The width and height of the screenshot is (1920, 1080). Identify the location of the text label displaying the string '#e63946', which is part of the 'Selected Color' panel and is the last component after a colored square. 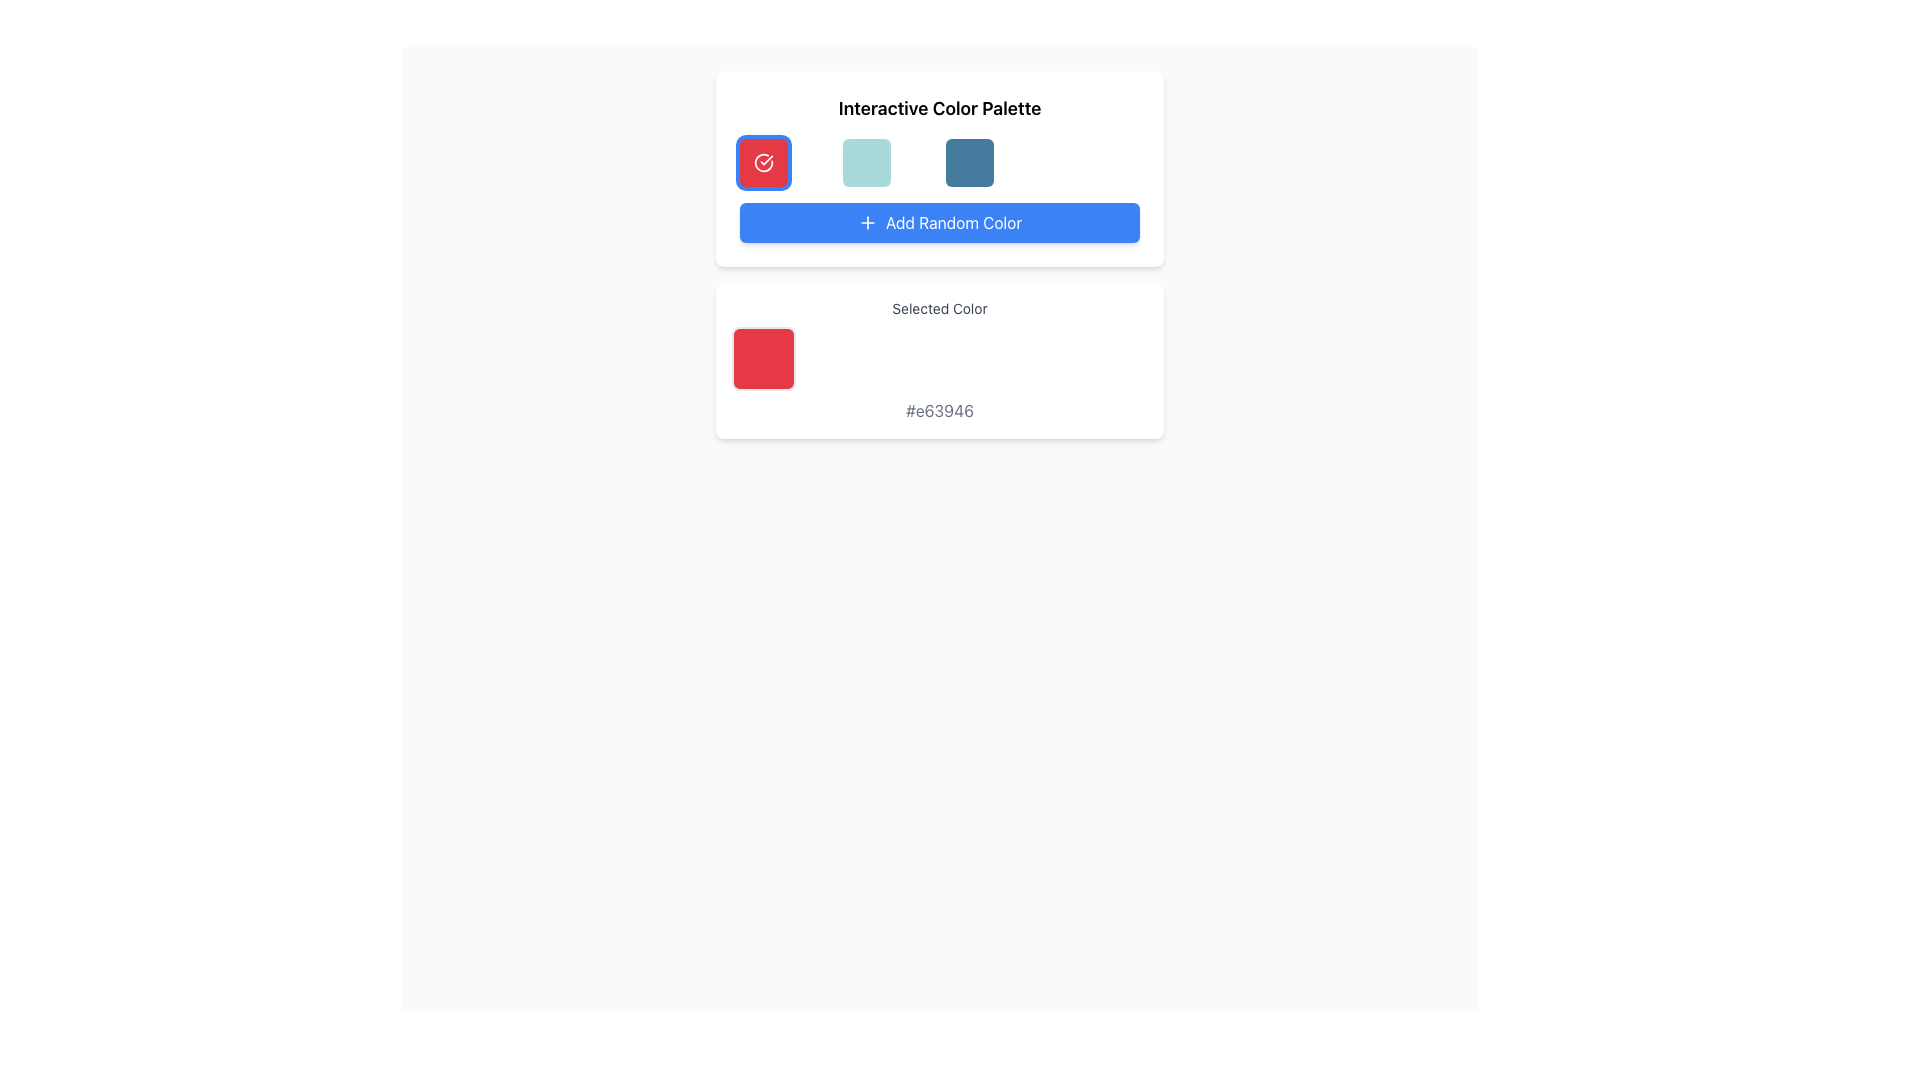
(939, 410).